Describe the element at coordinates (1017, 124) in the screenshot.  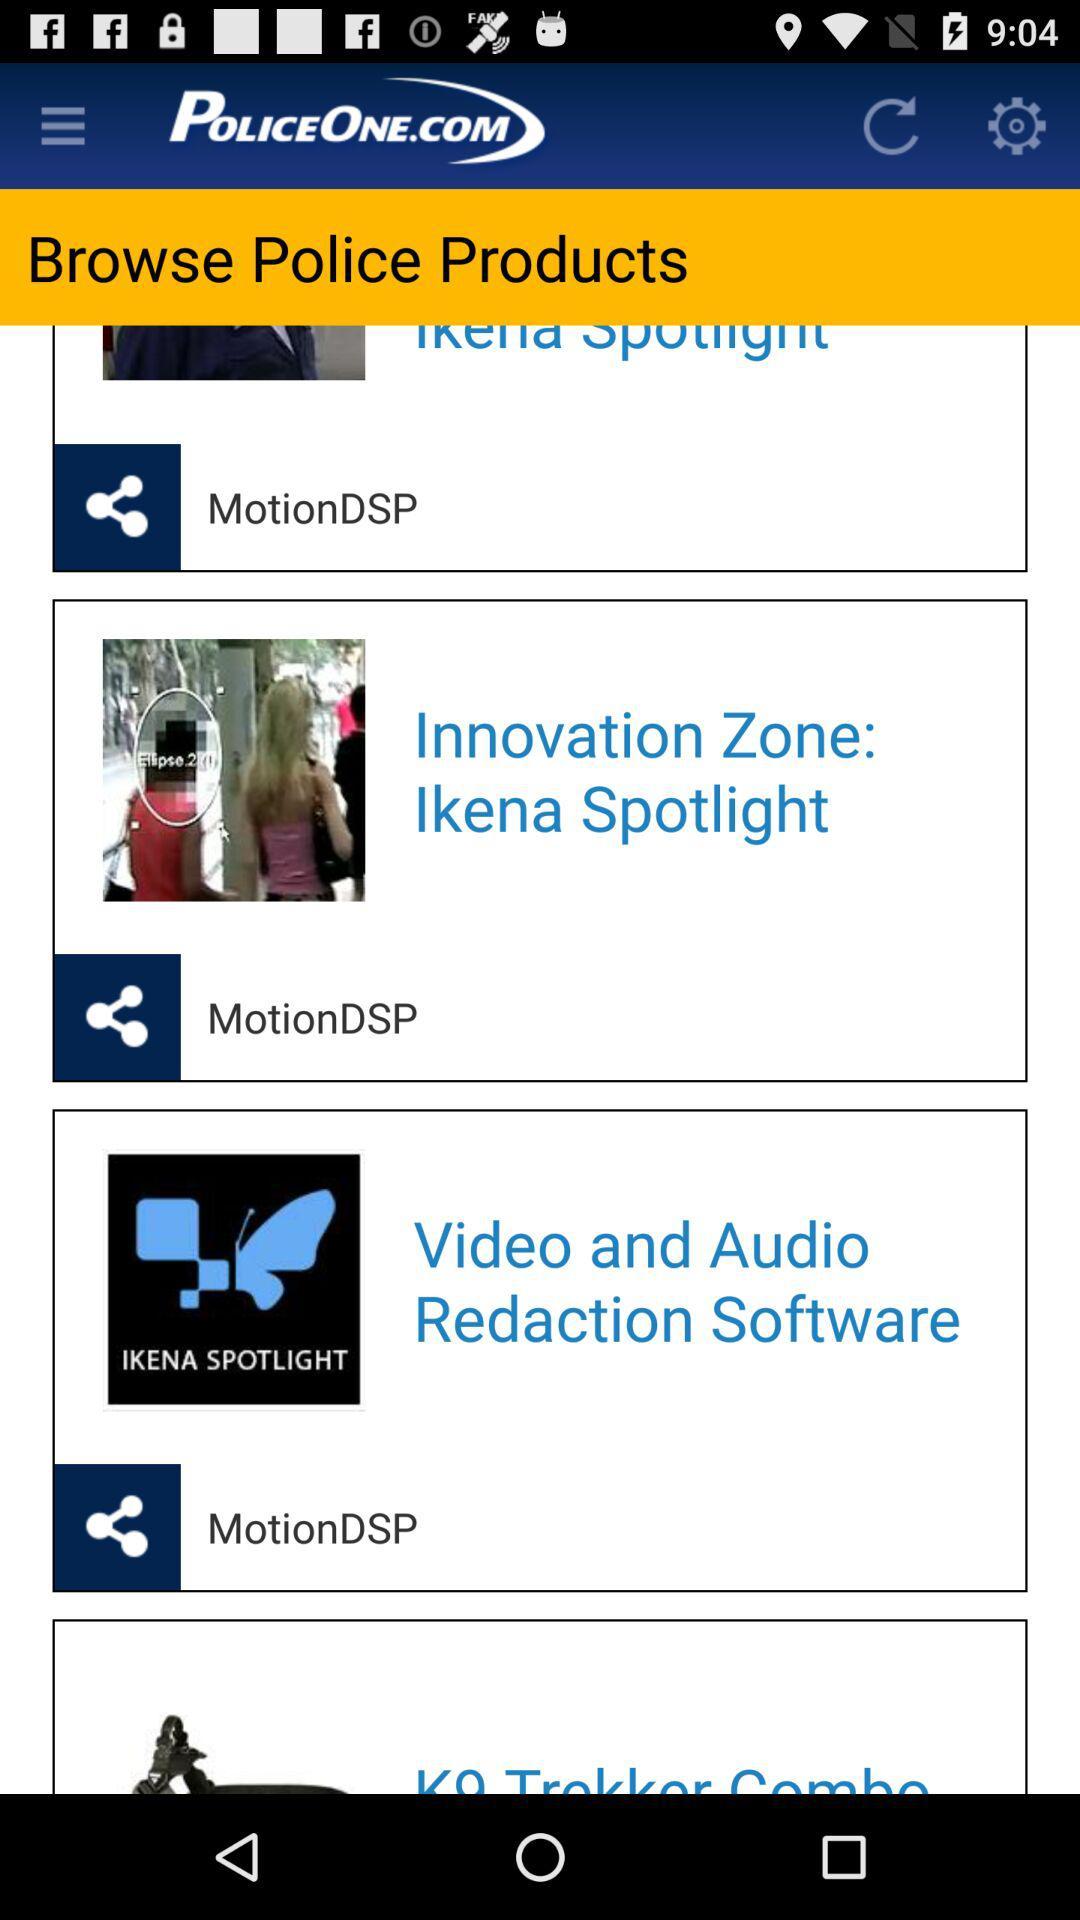
I see `loads settings` at that location.